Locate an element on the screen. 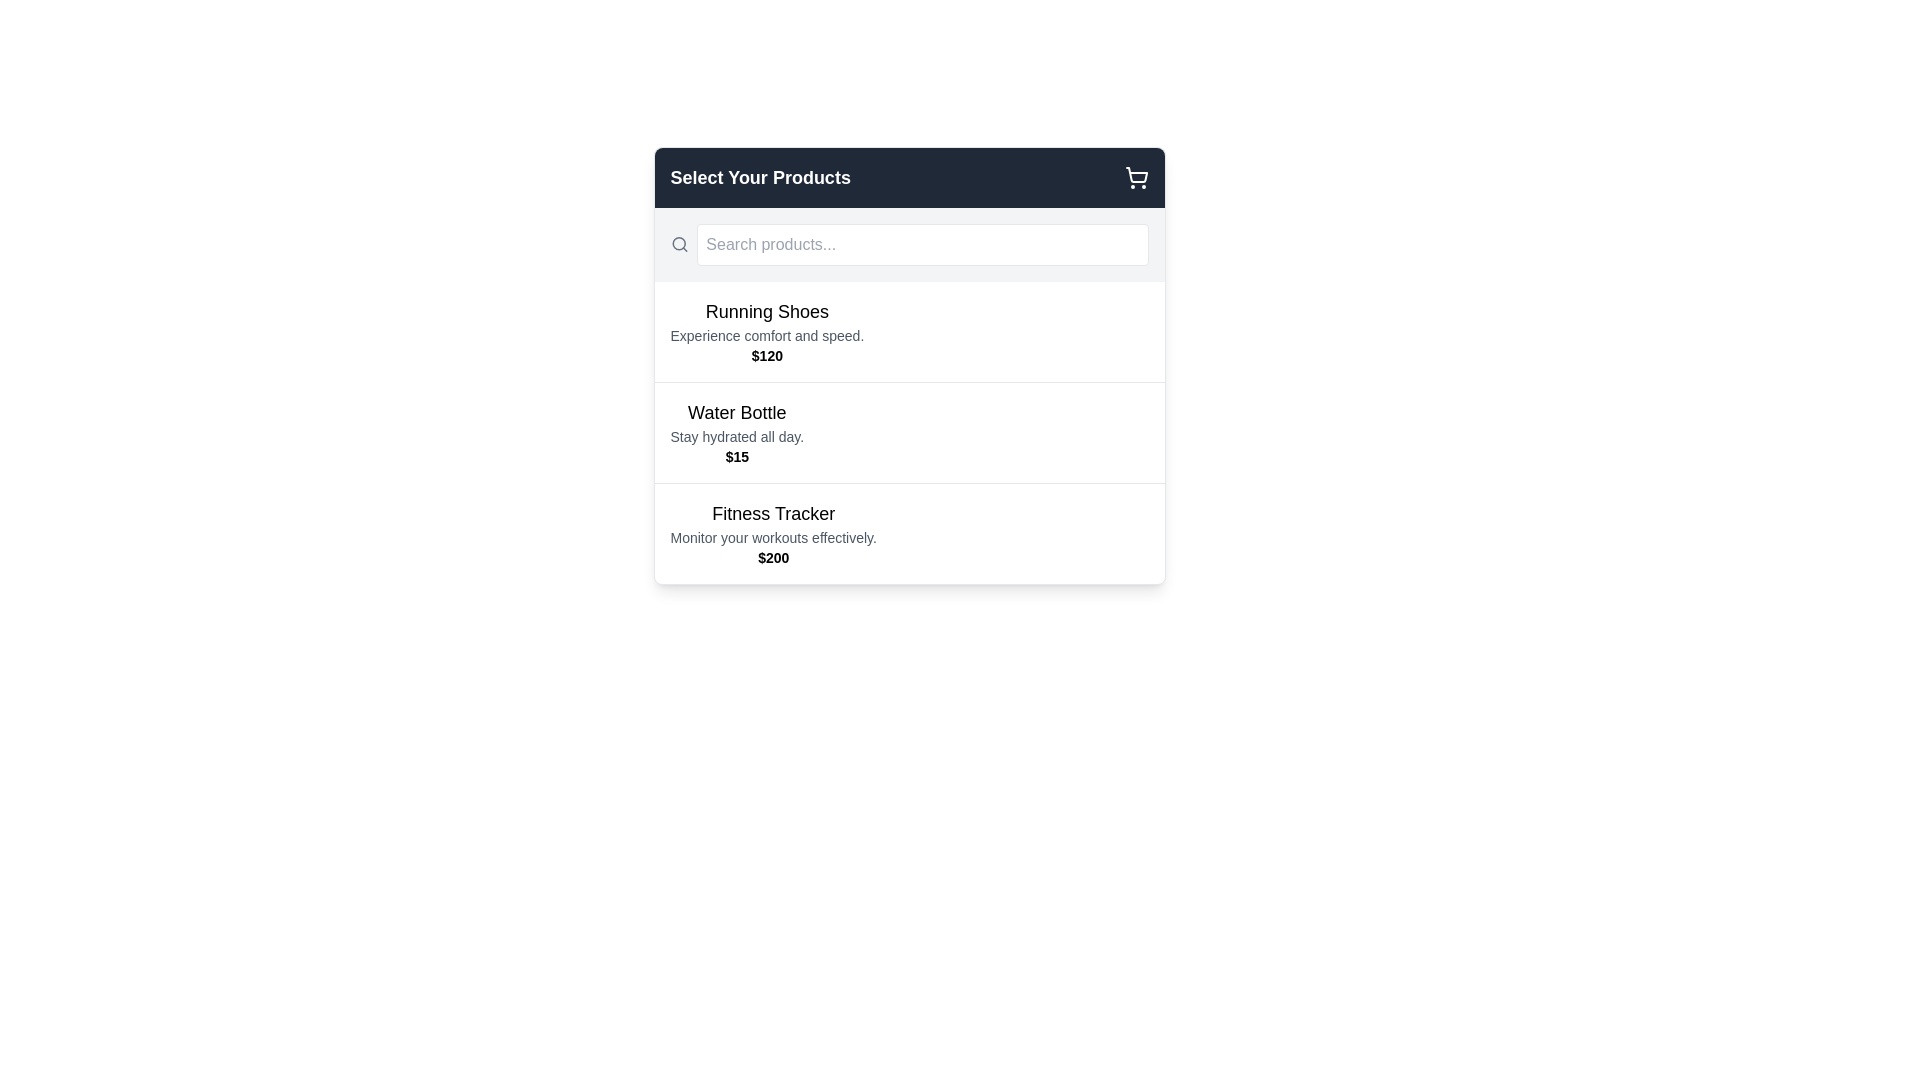 The width and height of the screenshot is (1920, 1080). the shopping cart icon located in the top-right corner of the header section labeled 'Select Your Products' is located at coordinates (1136, 176).